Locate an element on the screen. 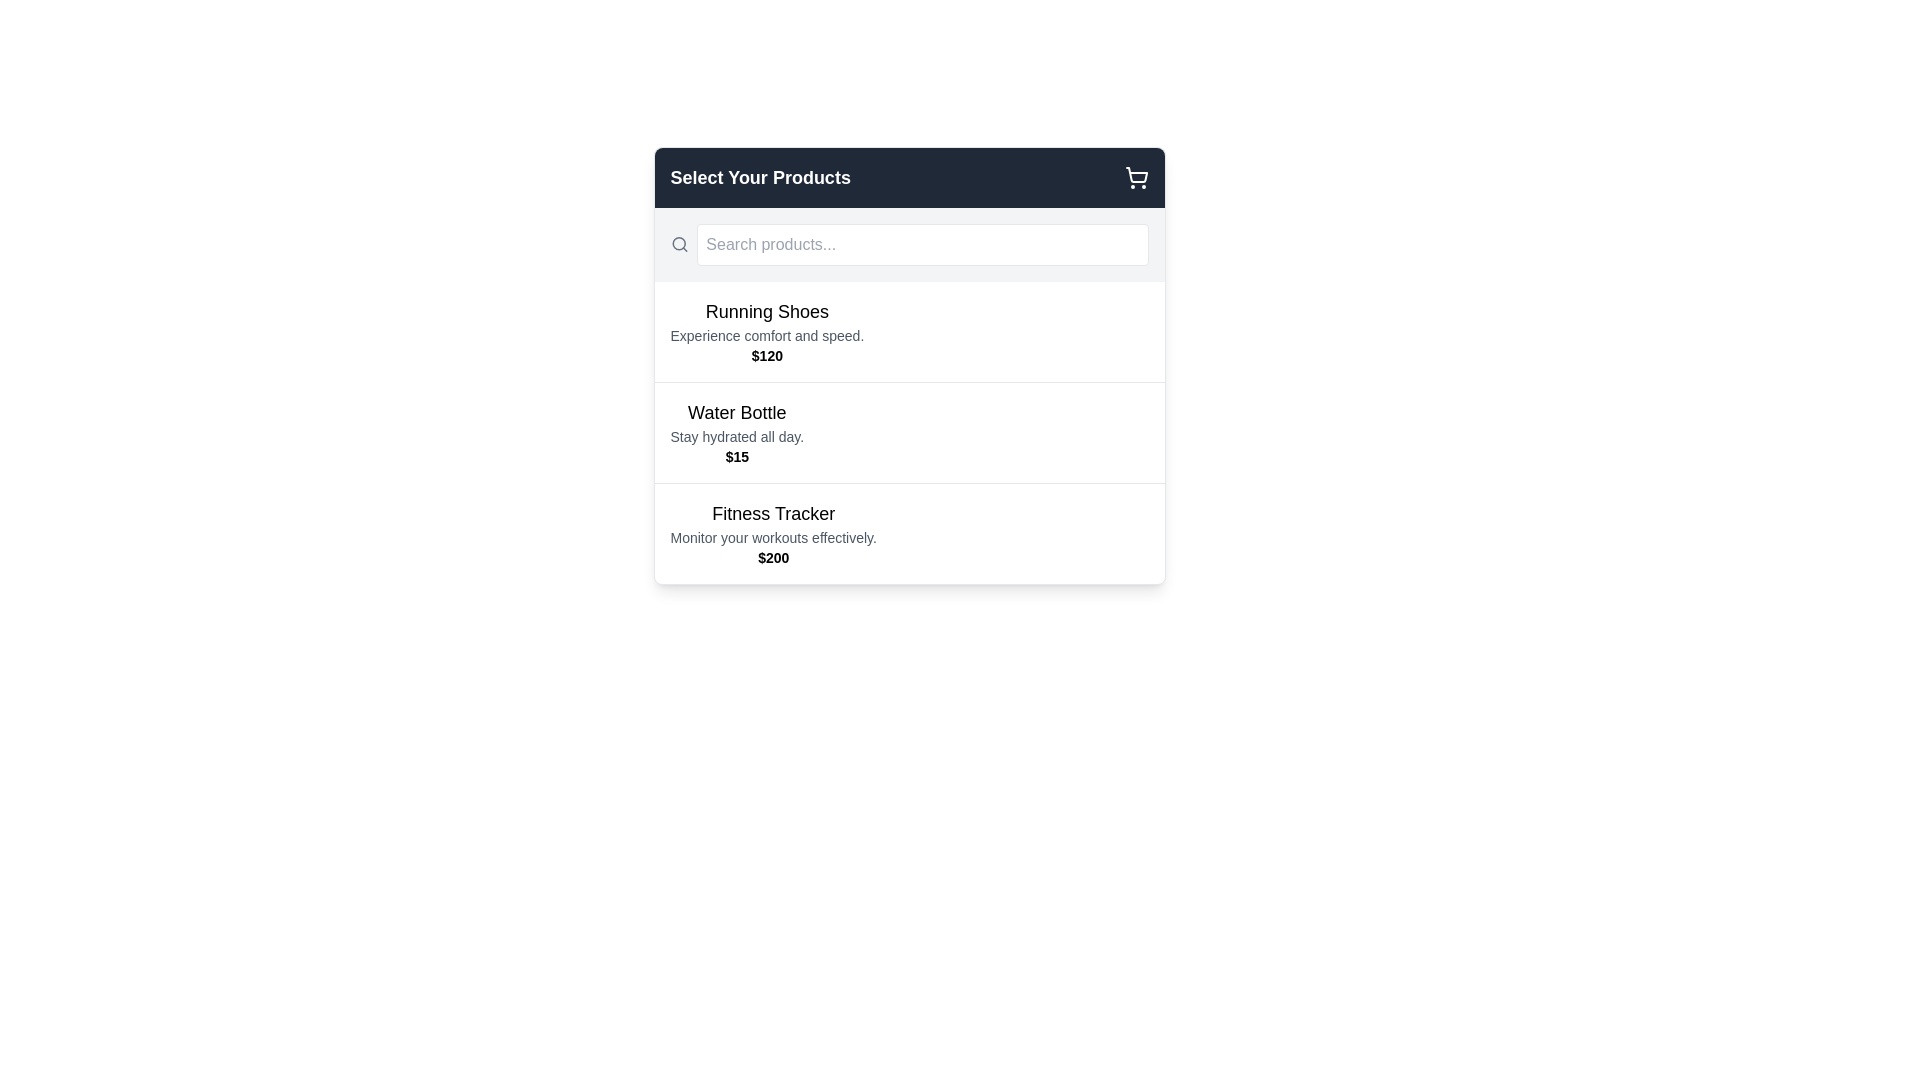 The width and height of the screenshot is (1920, 1080). the shopping cart icon located in the top-right corner of the header section labeled 'Select Your Products' is located at coordinates (1136, 176).